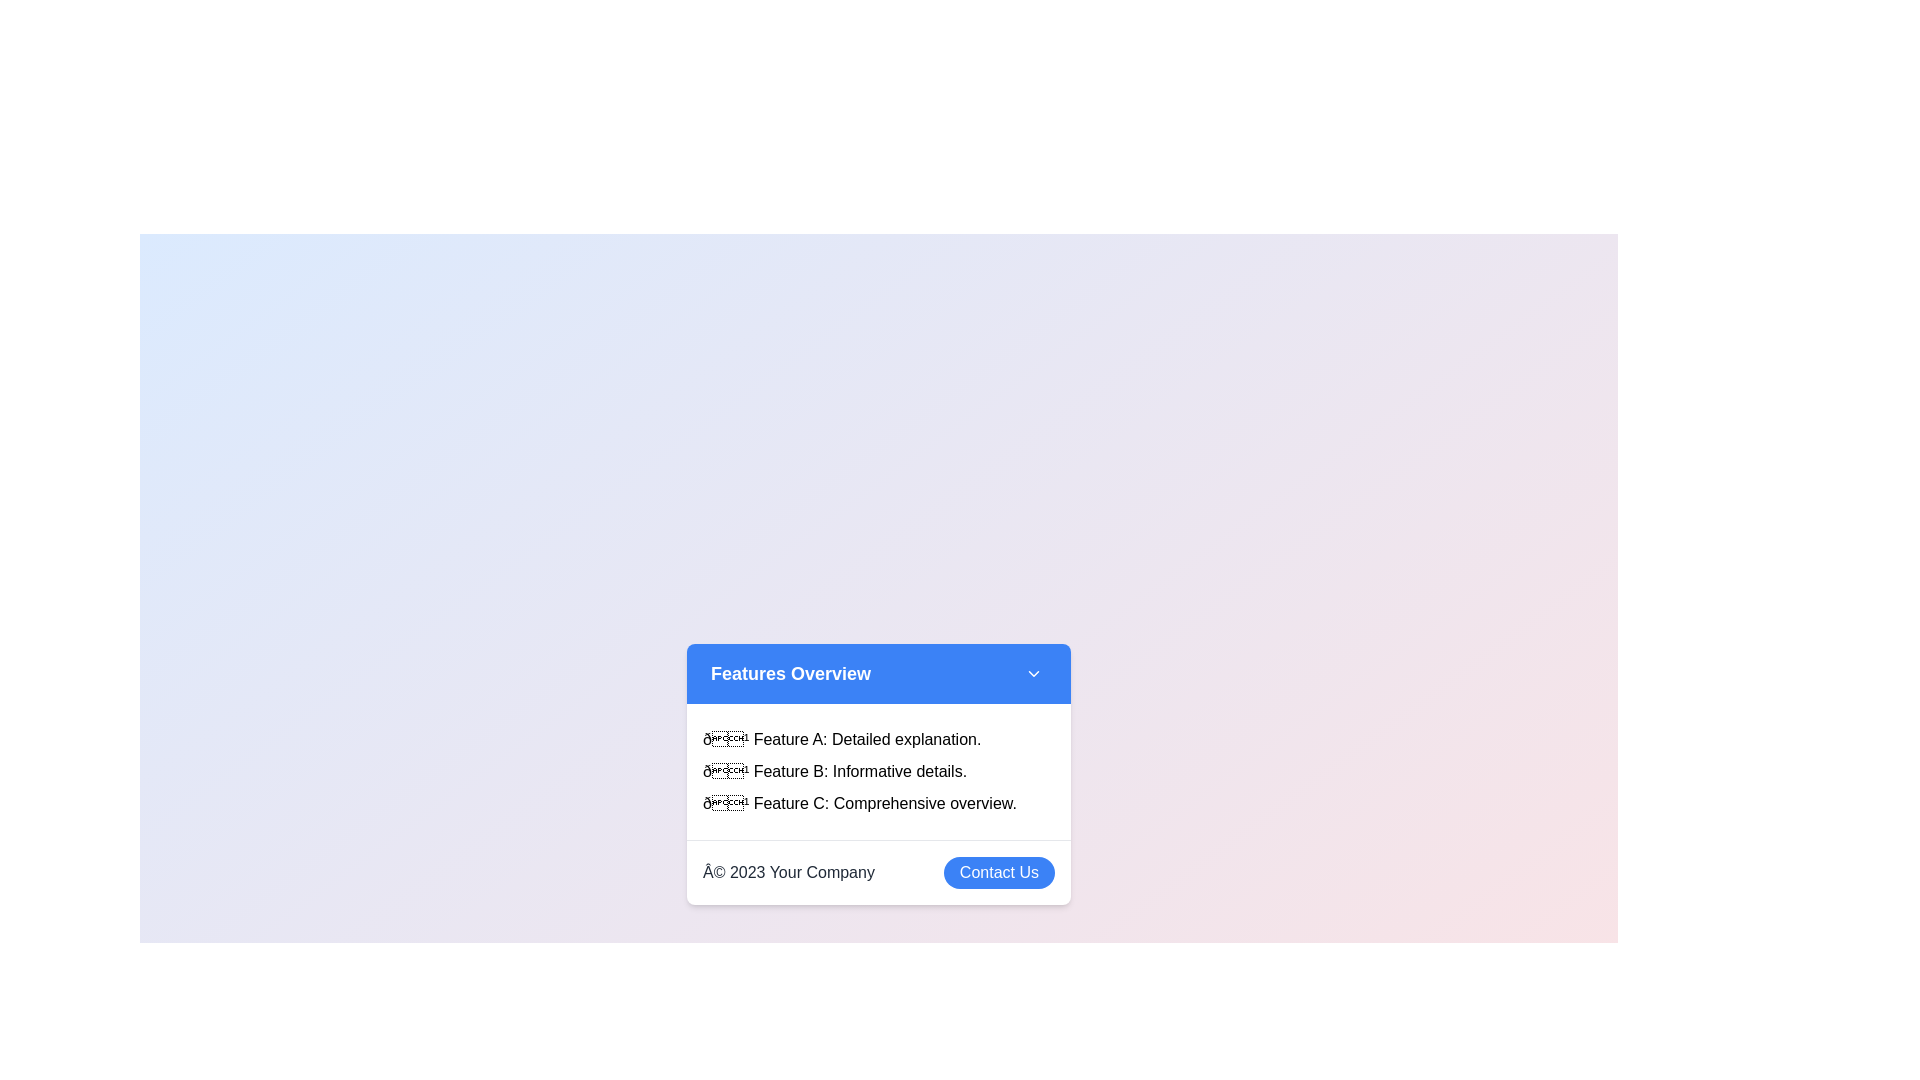  What do you see at coordinates (878, 739) in the screenshot?
I see `description displayed in the Text Label that provides information about Feature A, which is the first item in the vertical list under the 'Features Overview' section` at bounding box center [878, 739].